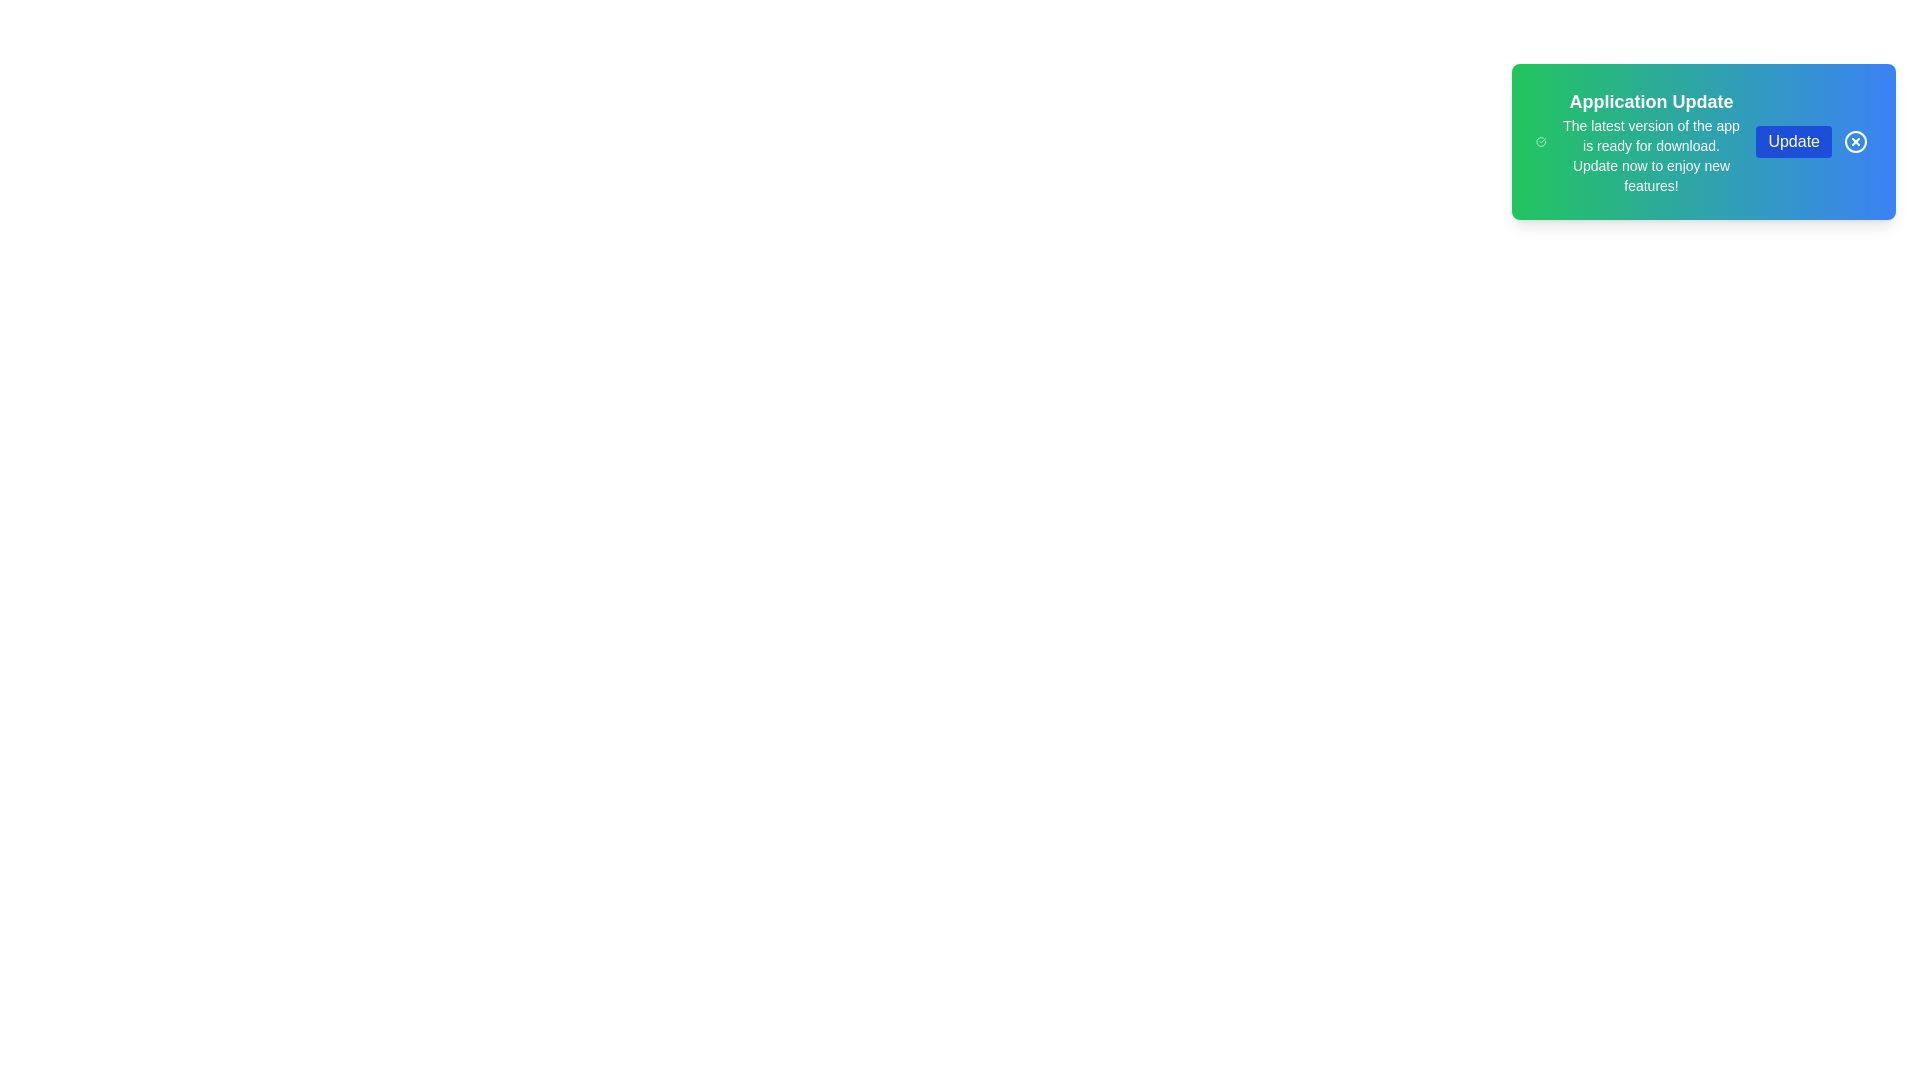 Image resolution: width=1920 pixels, height=1080 pixels. What do you see at coordinates (1794, 141) in the screenshot?
I see `the 'Update' button to start the update process` at bounding box center [1794, 141].